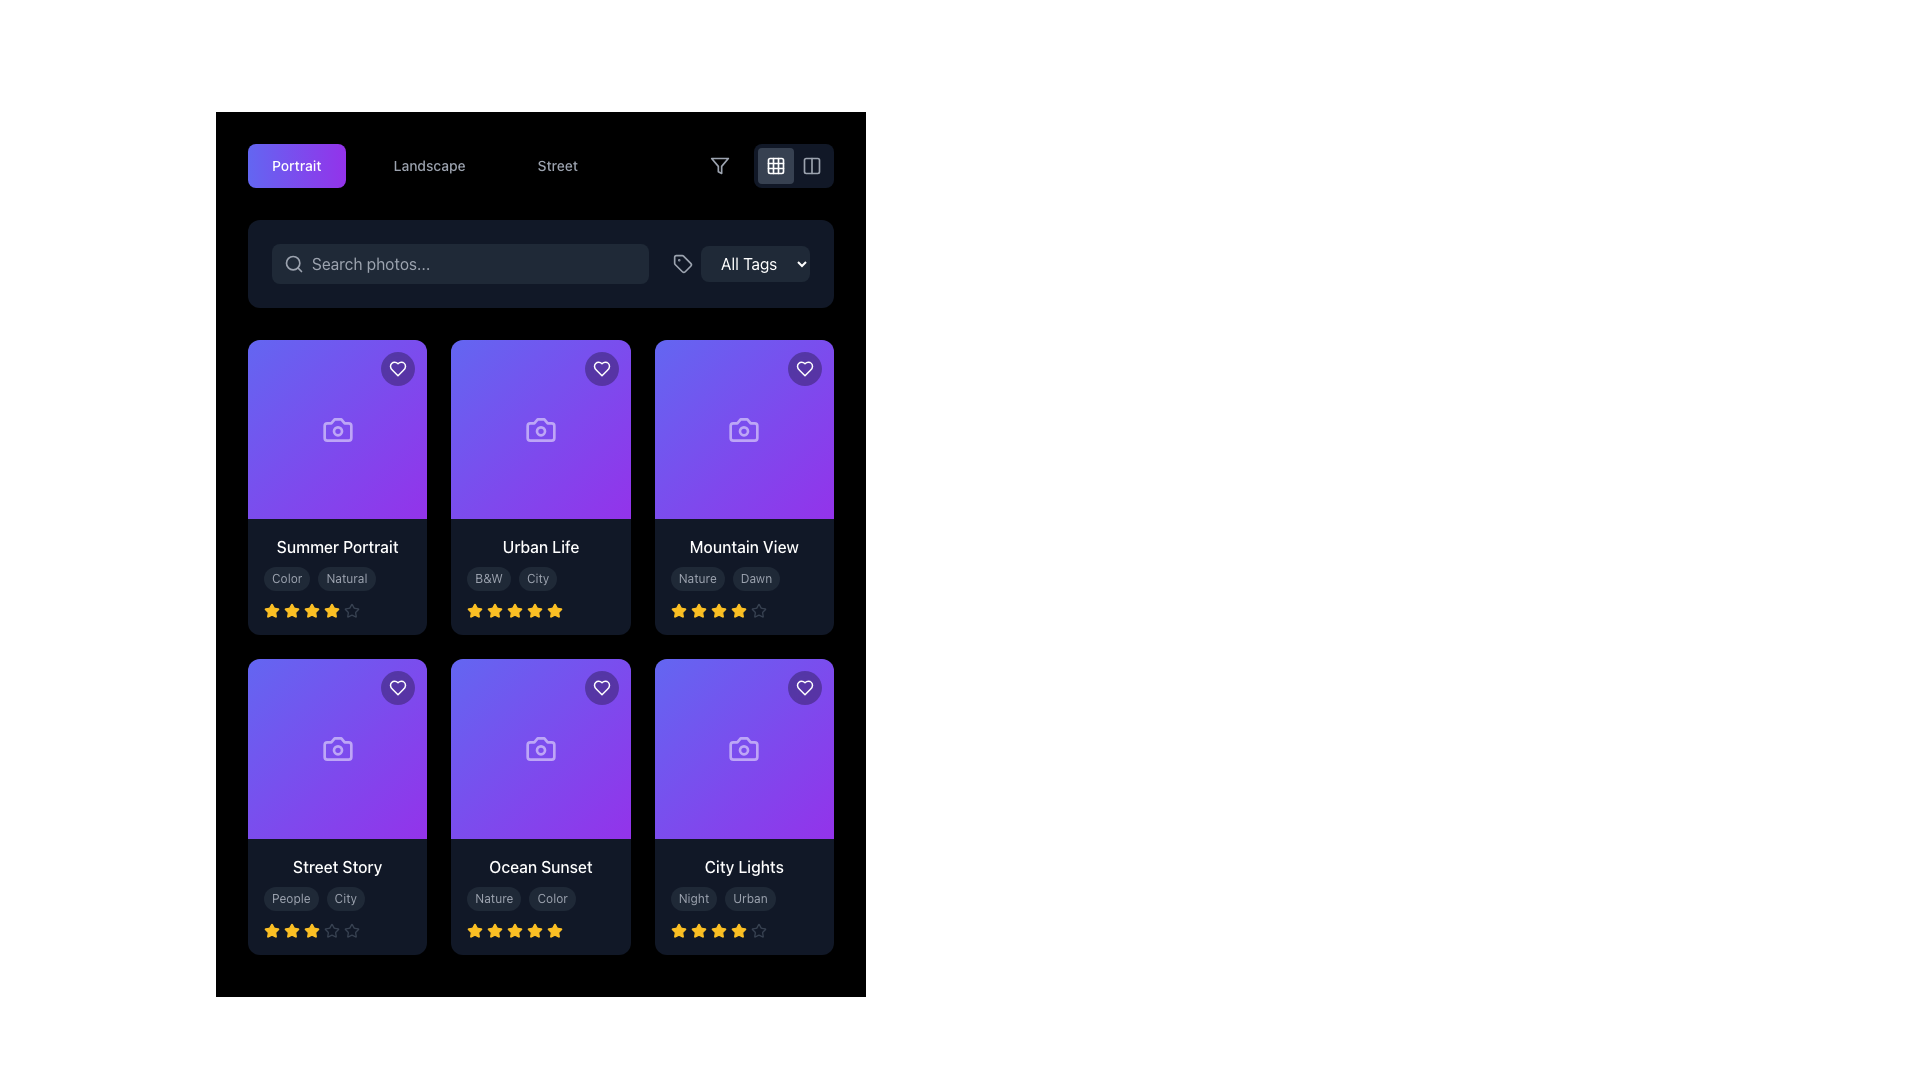 This screenshot has height=1080, width=1920. Describe the element at coordinates (737, 930) in the screenshot. I see `the last star in the row of five stars below the title 'City Lights'` at that location.